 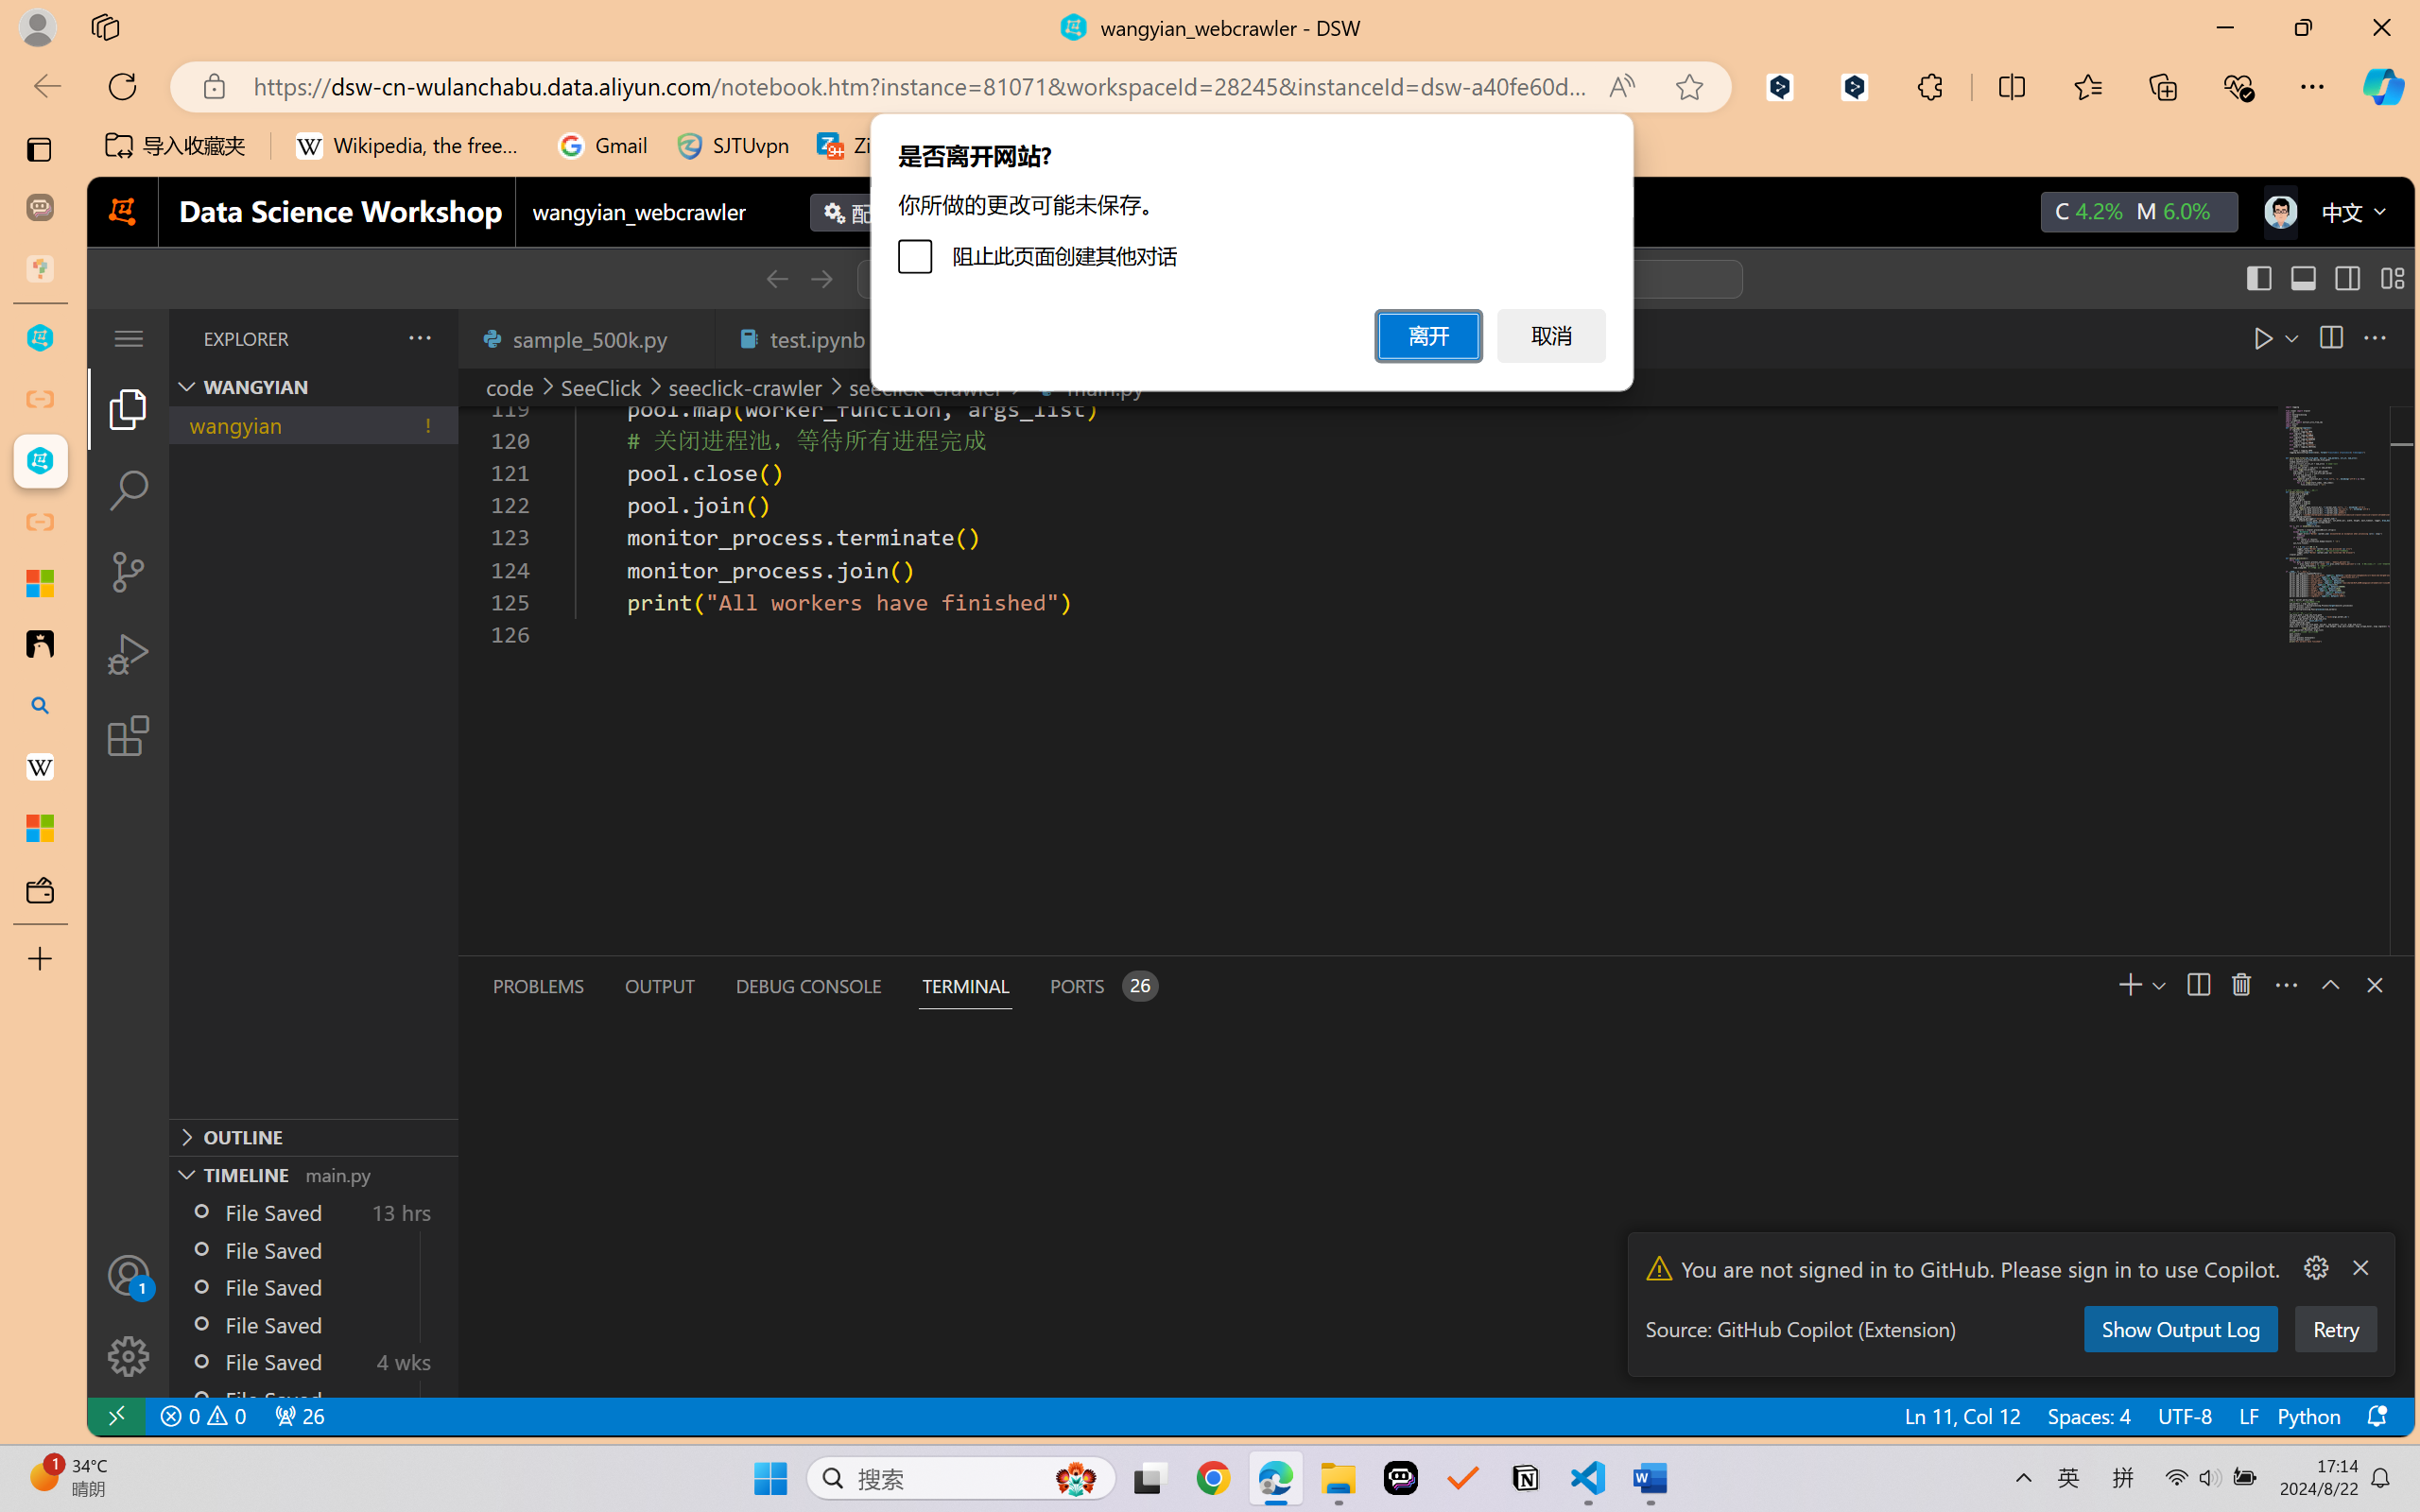 What do you see at coordinates (127, 653) in the screenshot?
I see `'Run and Debug (Ctrl+Shift+D)'` at bounding box center [127, 653].